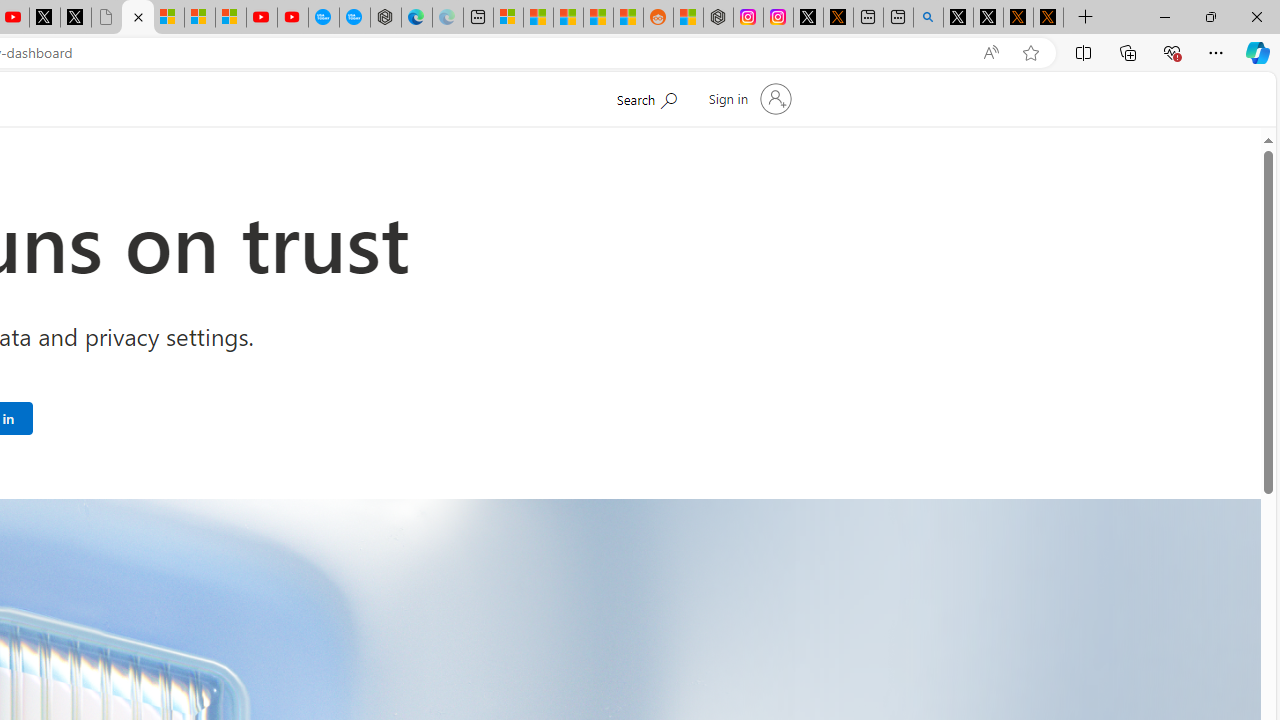 This screenshot has height=720, width=1280. I want to click on 'Profile / X', so click(957, 17).